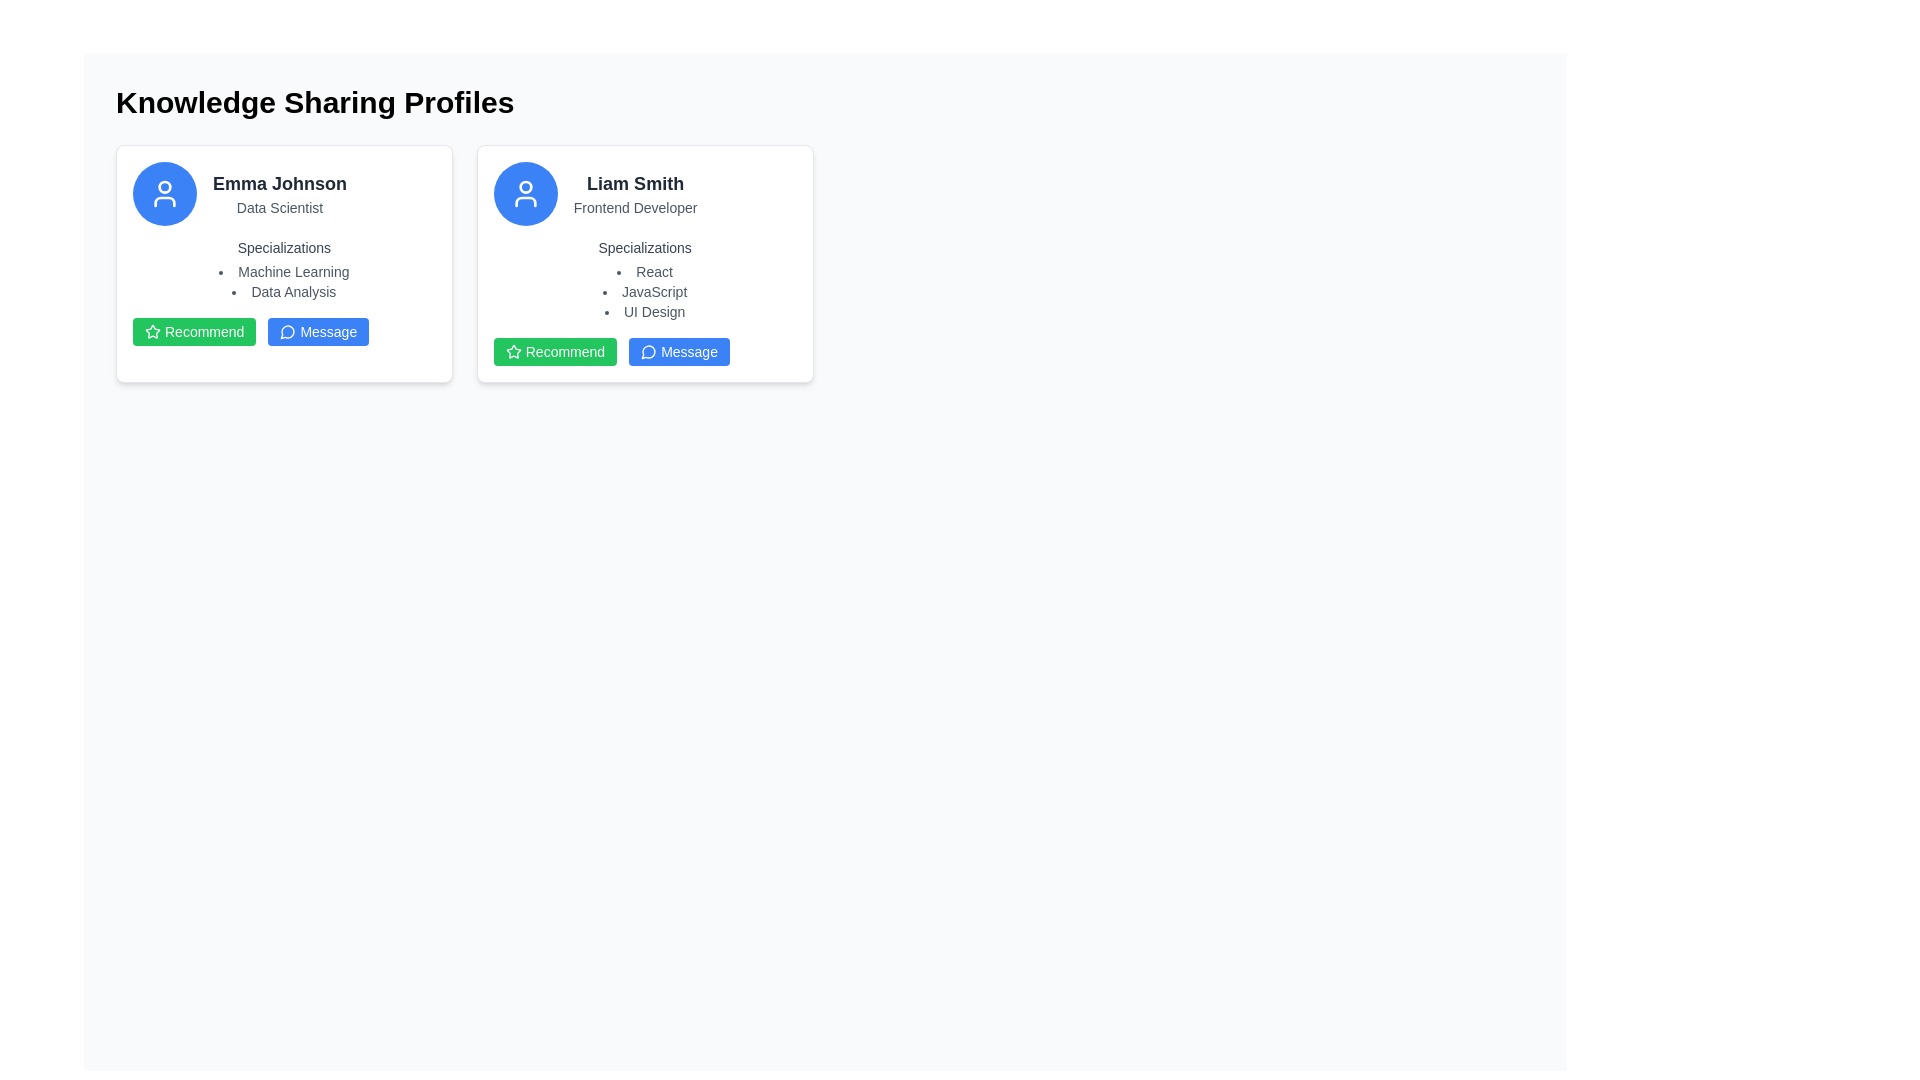  Describe the element at coordinates (645, 350) in the screenshot. I see `the green 'Recommend' button or the blue 'Message' button in the button group located within Liam Smith's profile card` at that location.